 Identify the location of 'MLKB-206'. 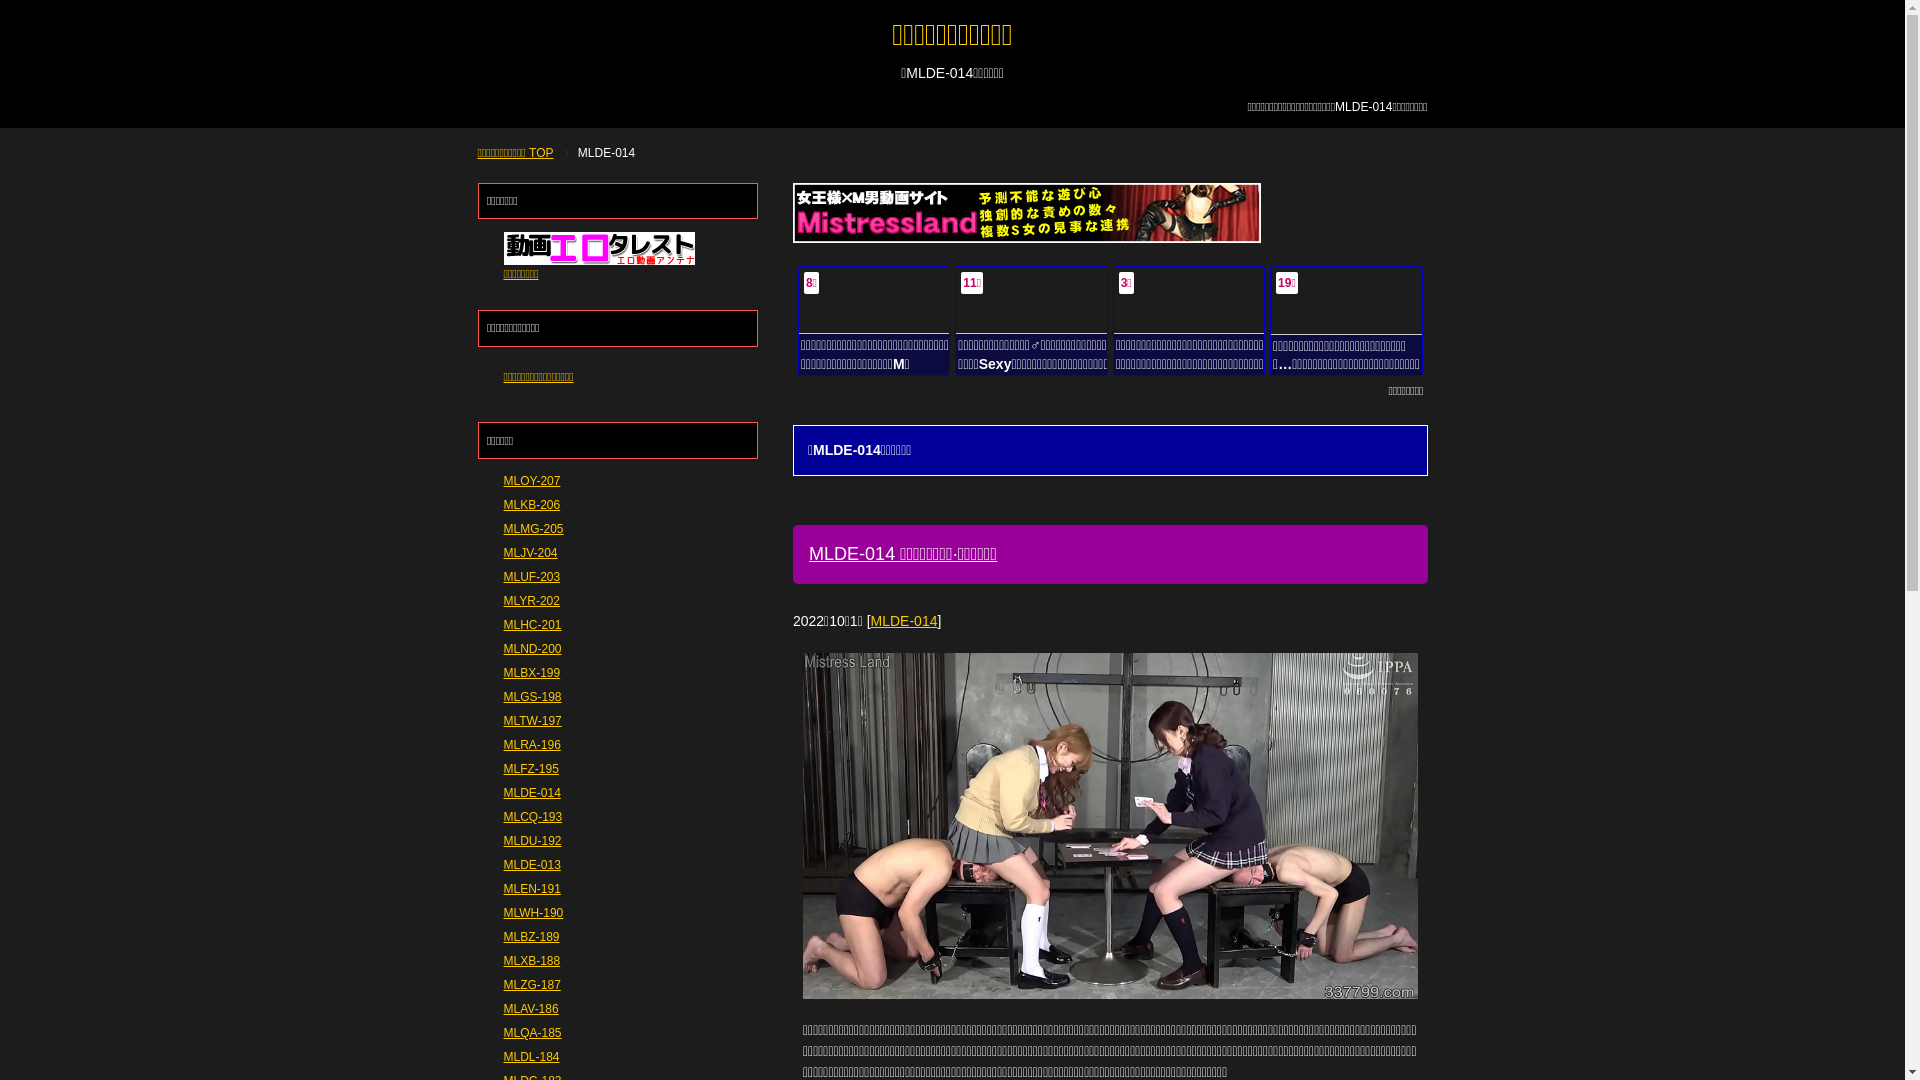
(532, 504).